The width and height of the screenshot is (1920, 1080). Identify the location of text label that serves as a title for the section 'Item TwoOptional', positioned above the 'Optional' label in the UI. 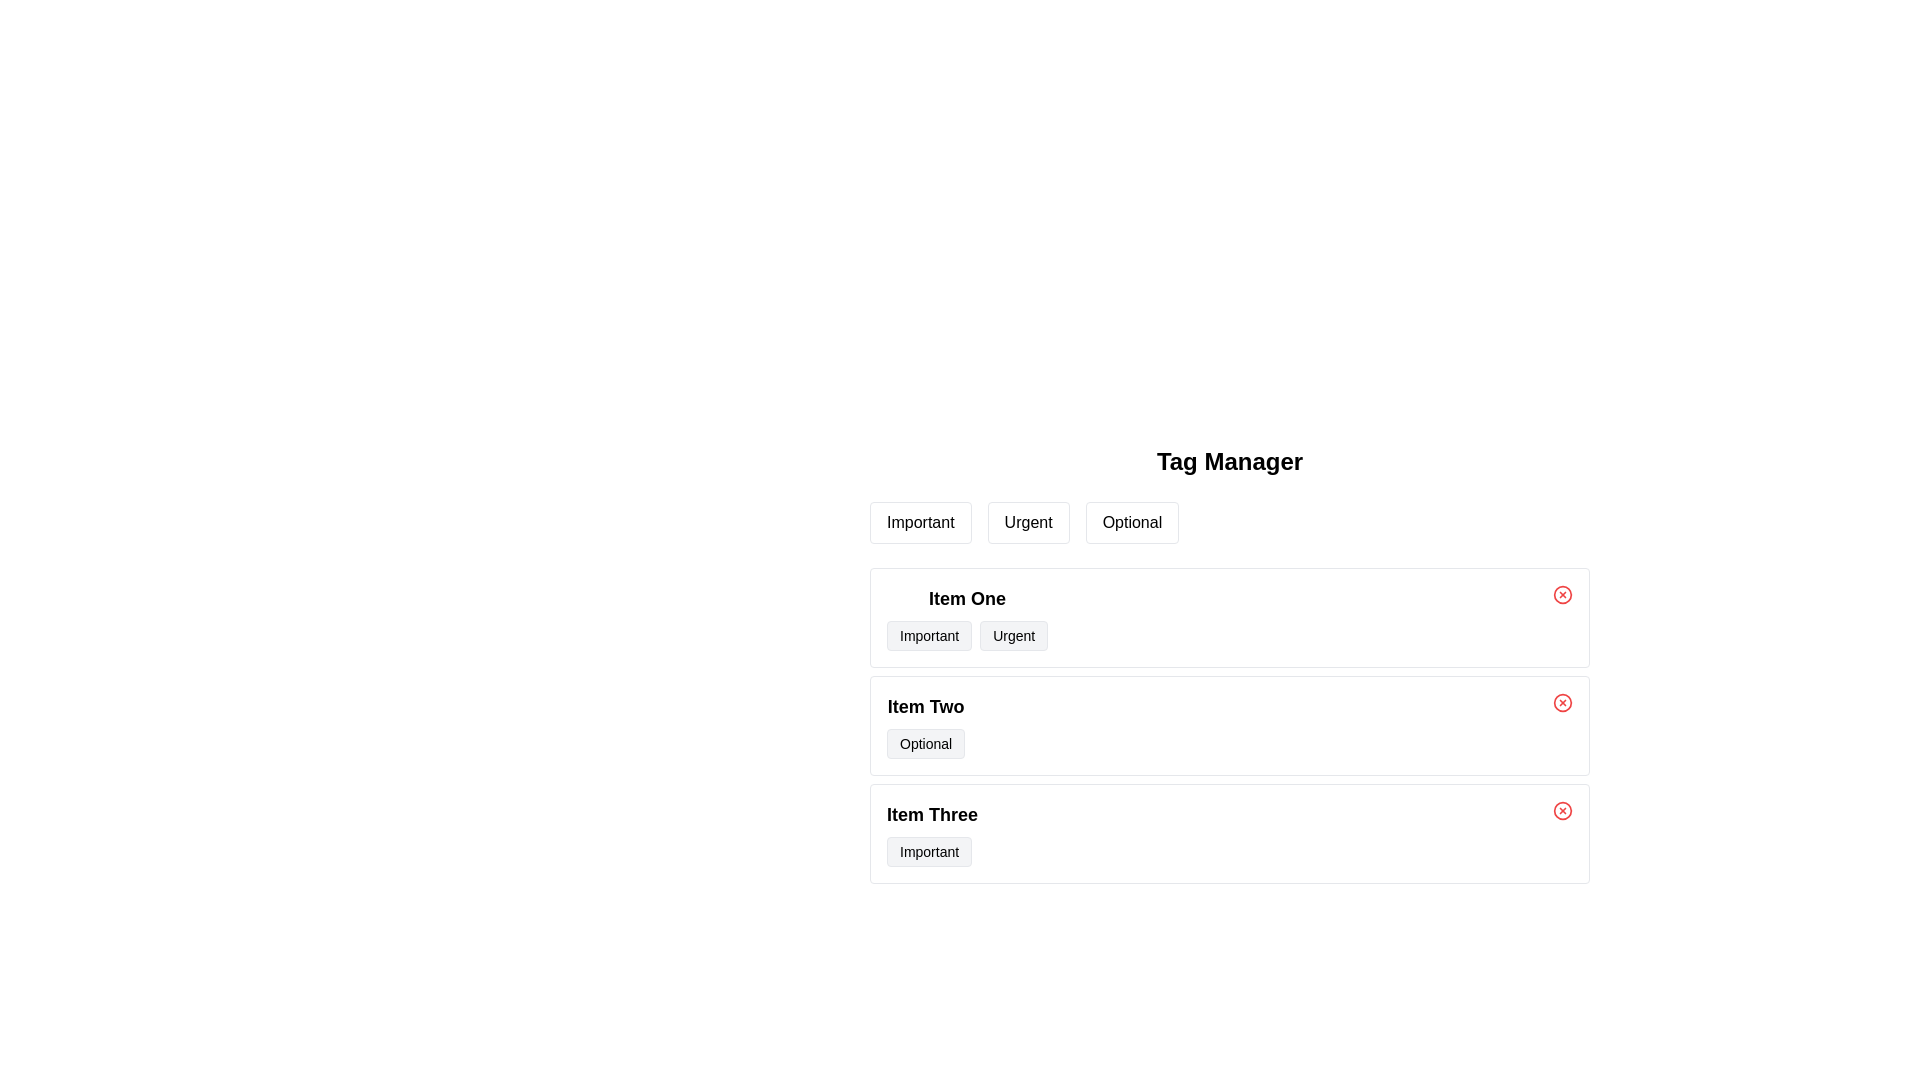
(925, 705).